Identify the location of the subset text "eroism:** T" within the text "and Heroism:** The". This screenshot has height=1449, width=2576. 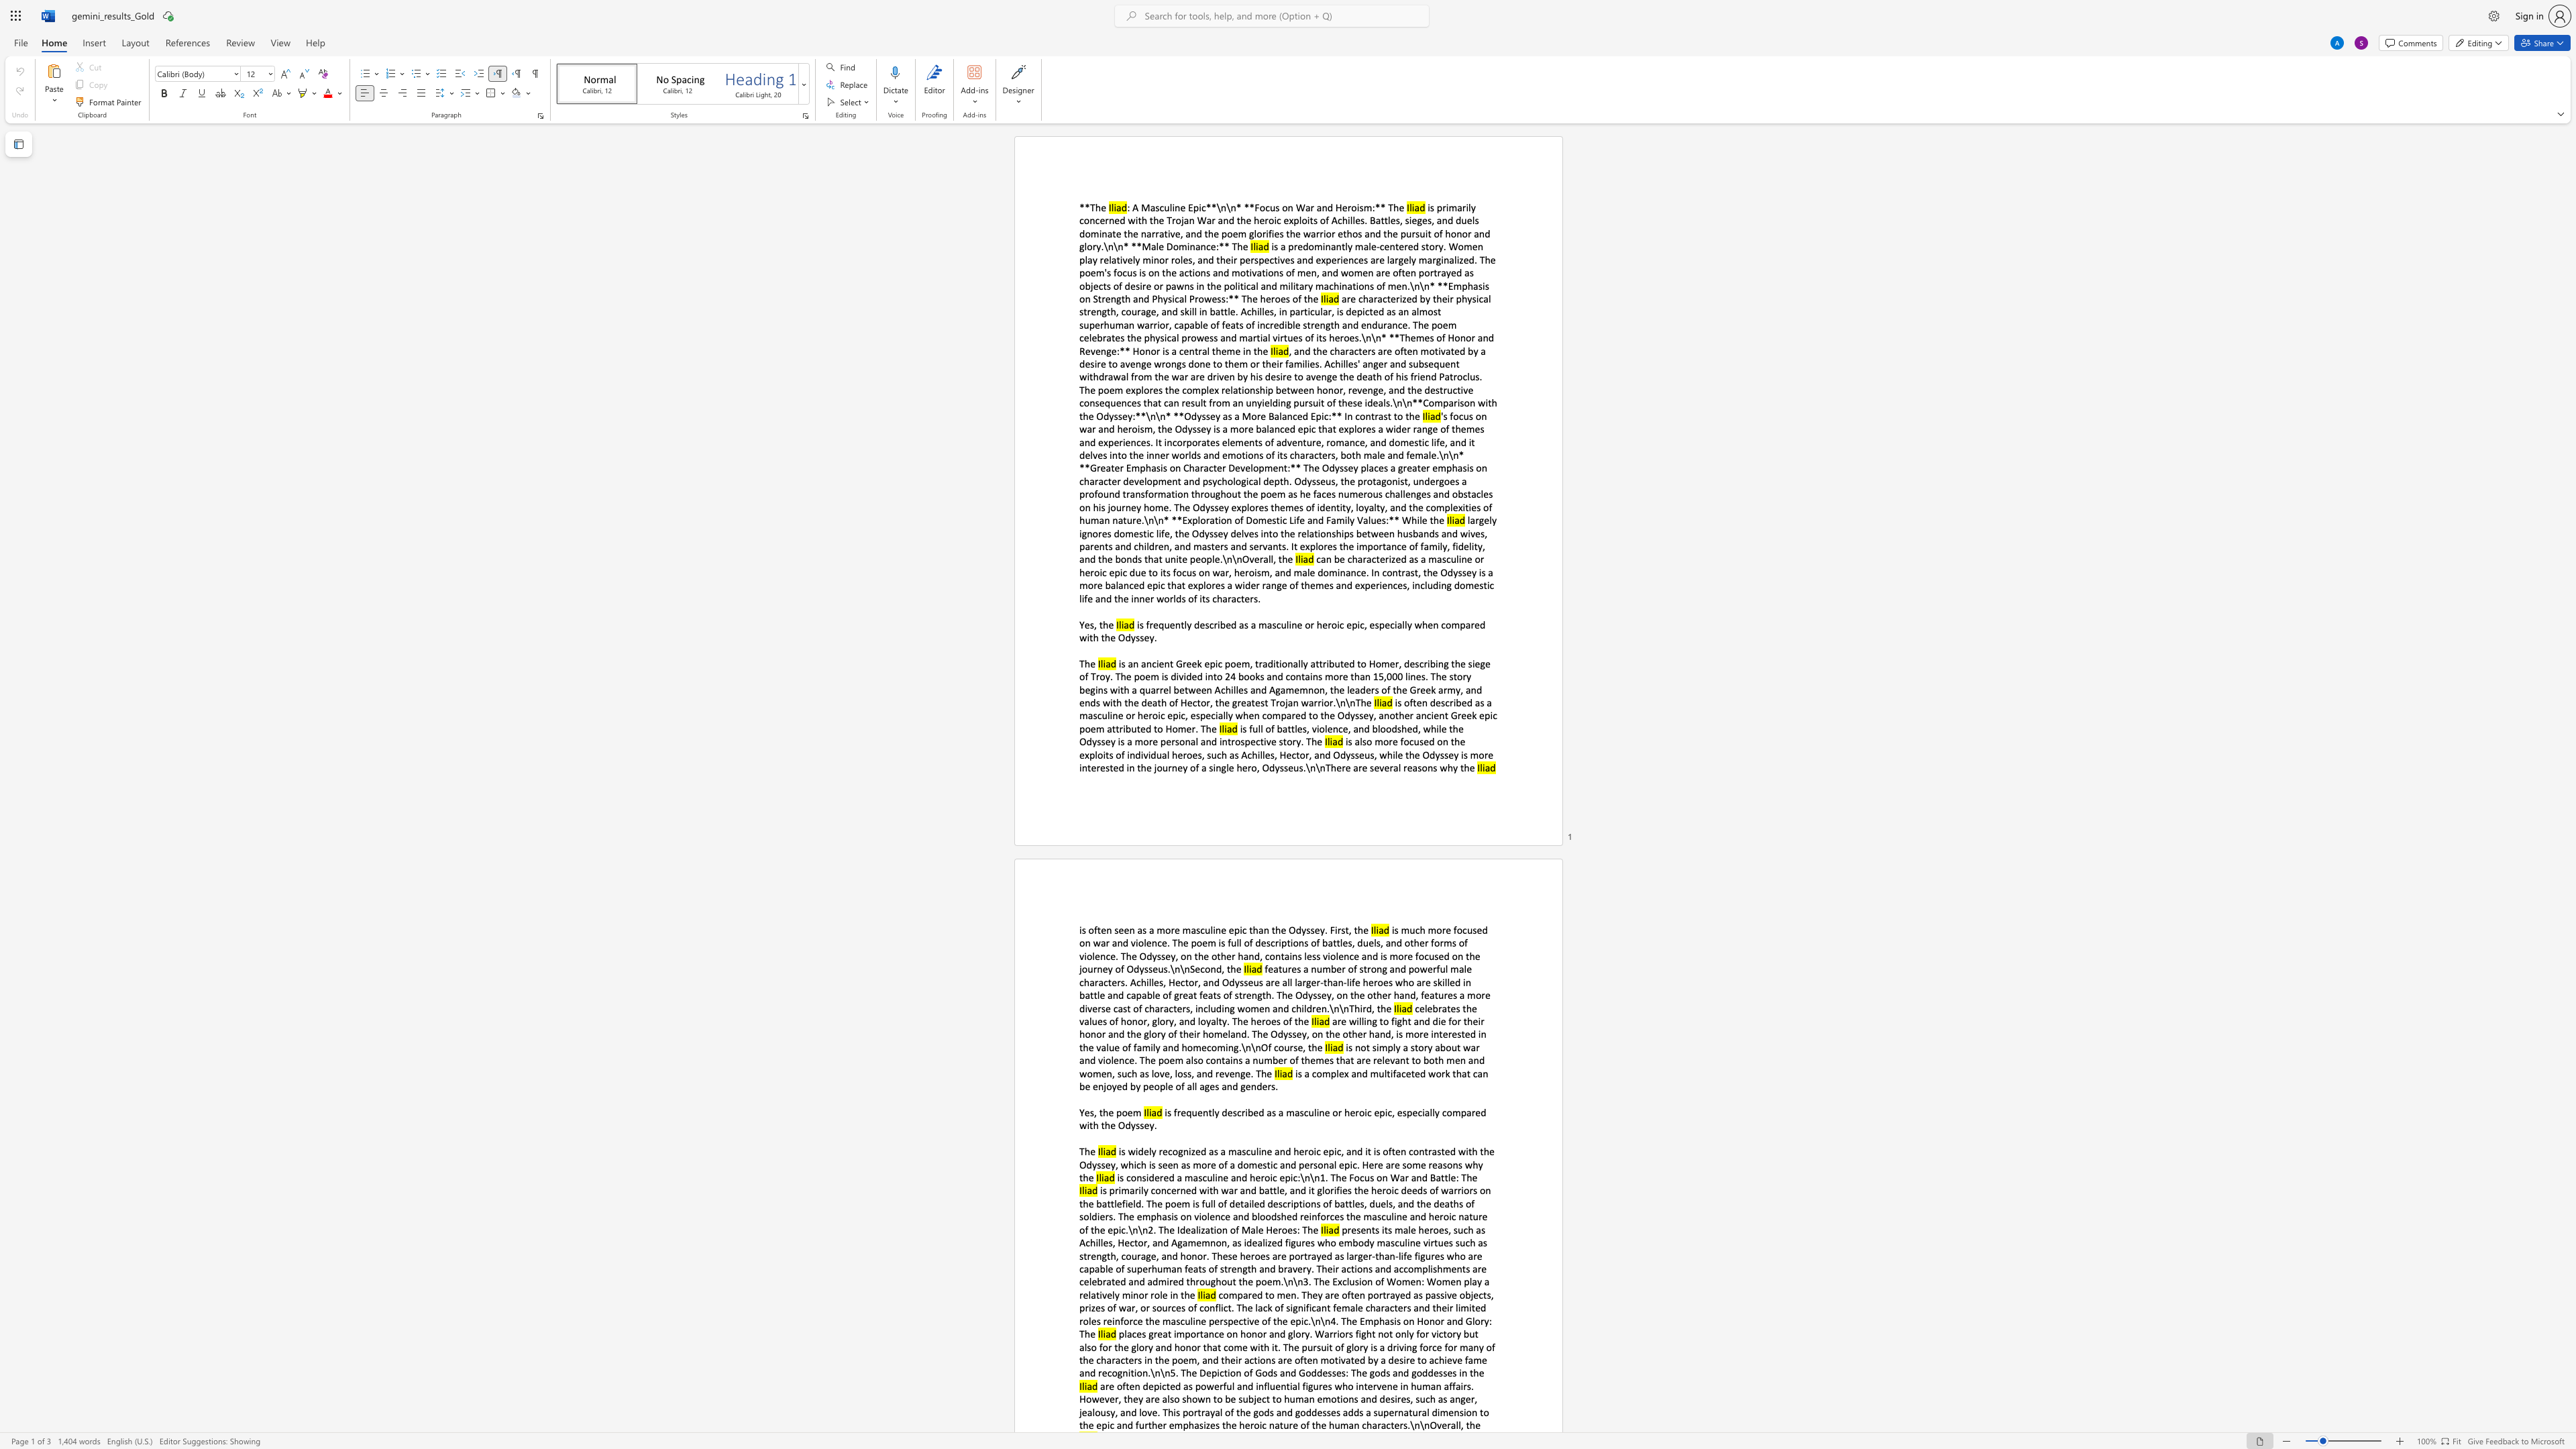
(1342, 207).